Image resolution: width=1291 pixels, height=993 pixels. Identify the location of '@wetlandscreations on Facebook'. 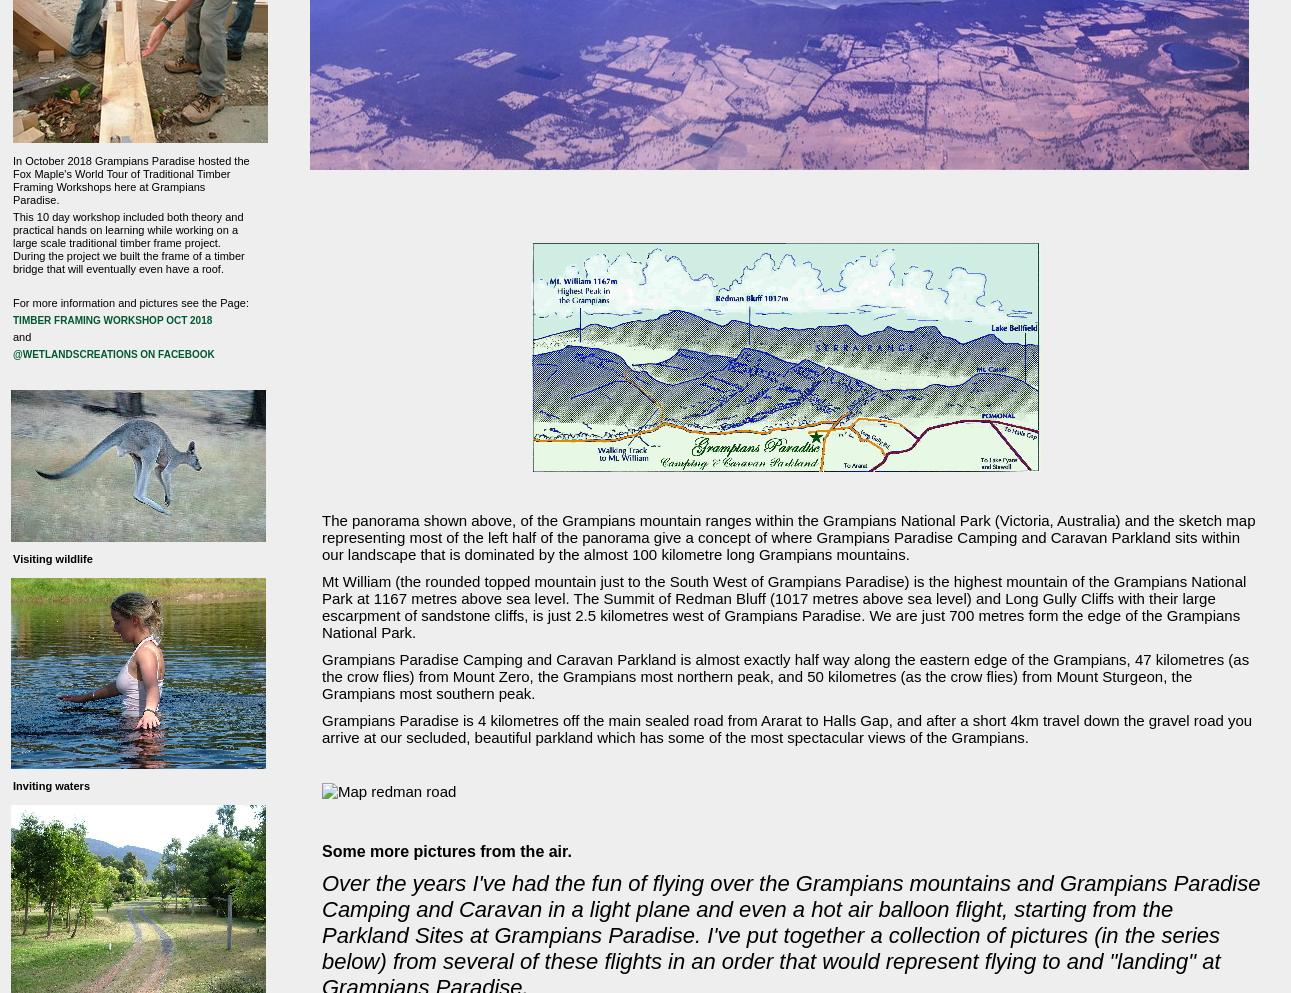
(112, 353).